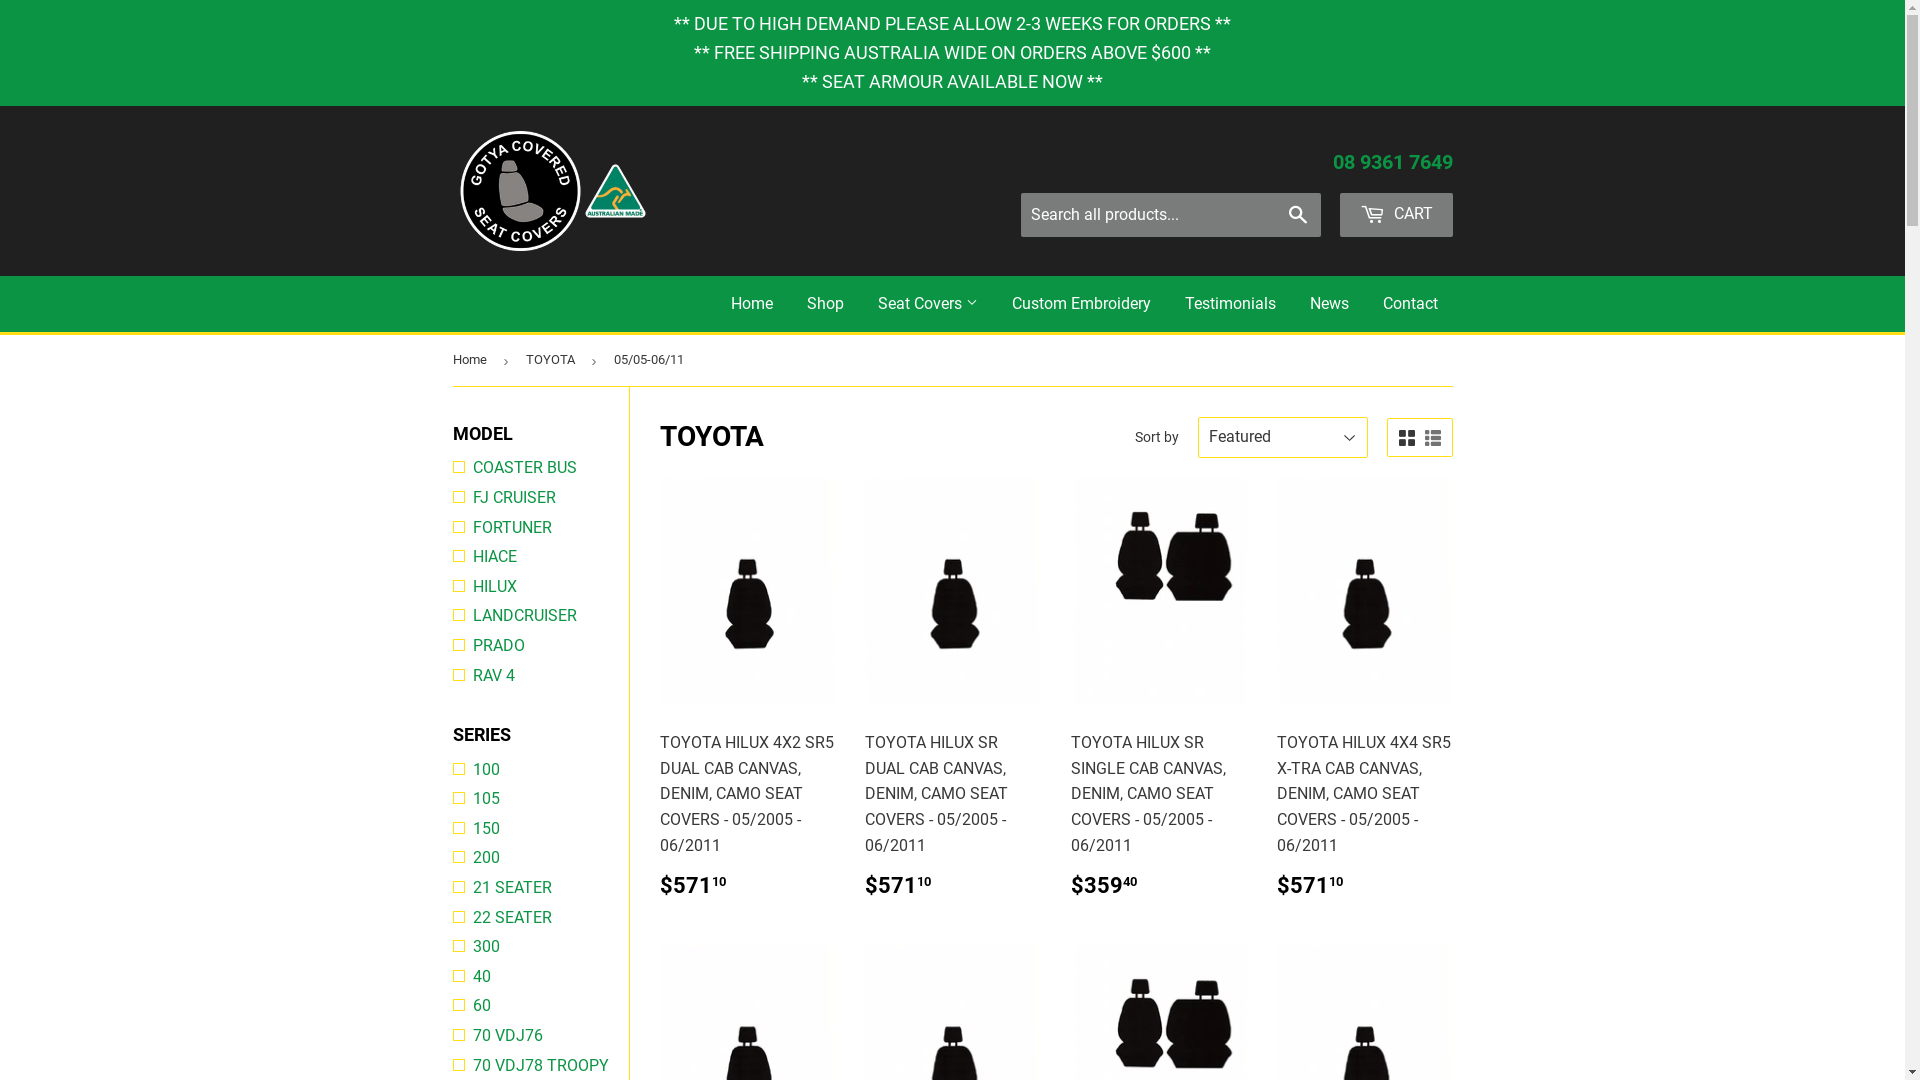 This screenshot has height=1080, width=1920. I want to click on 'TOYOTA', so click(553, 360).